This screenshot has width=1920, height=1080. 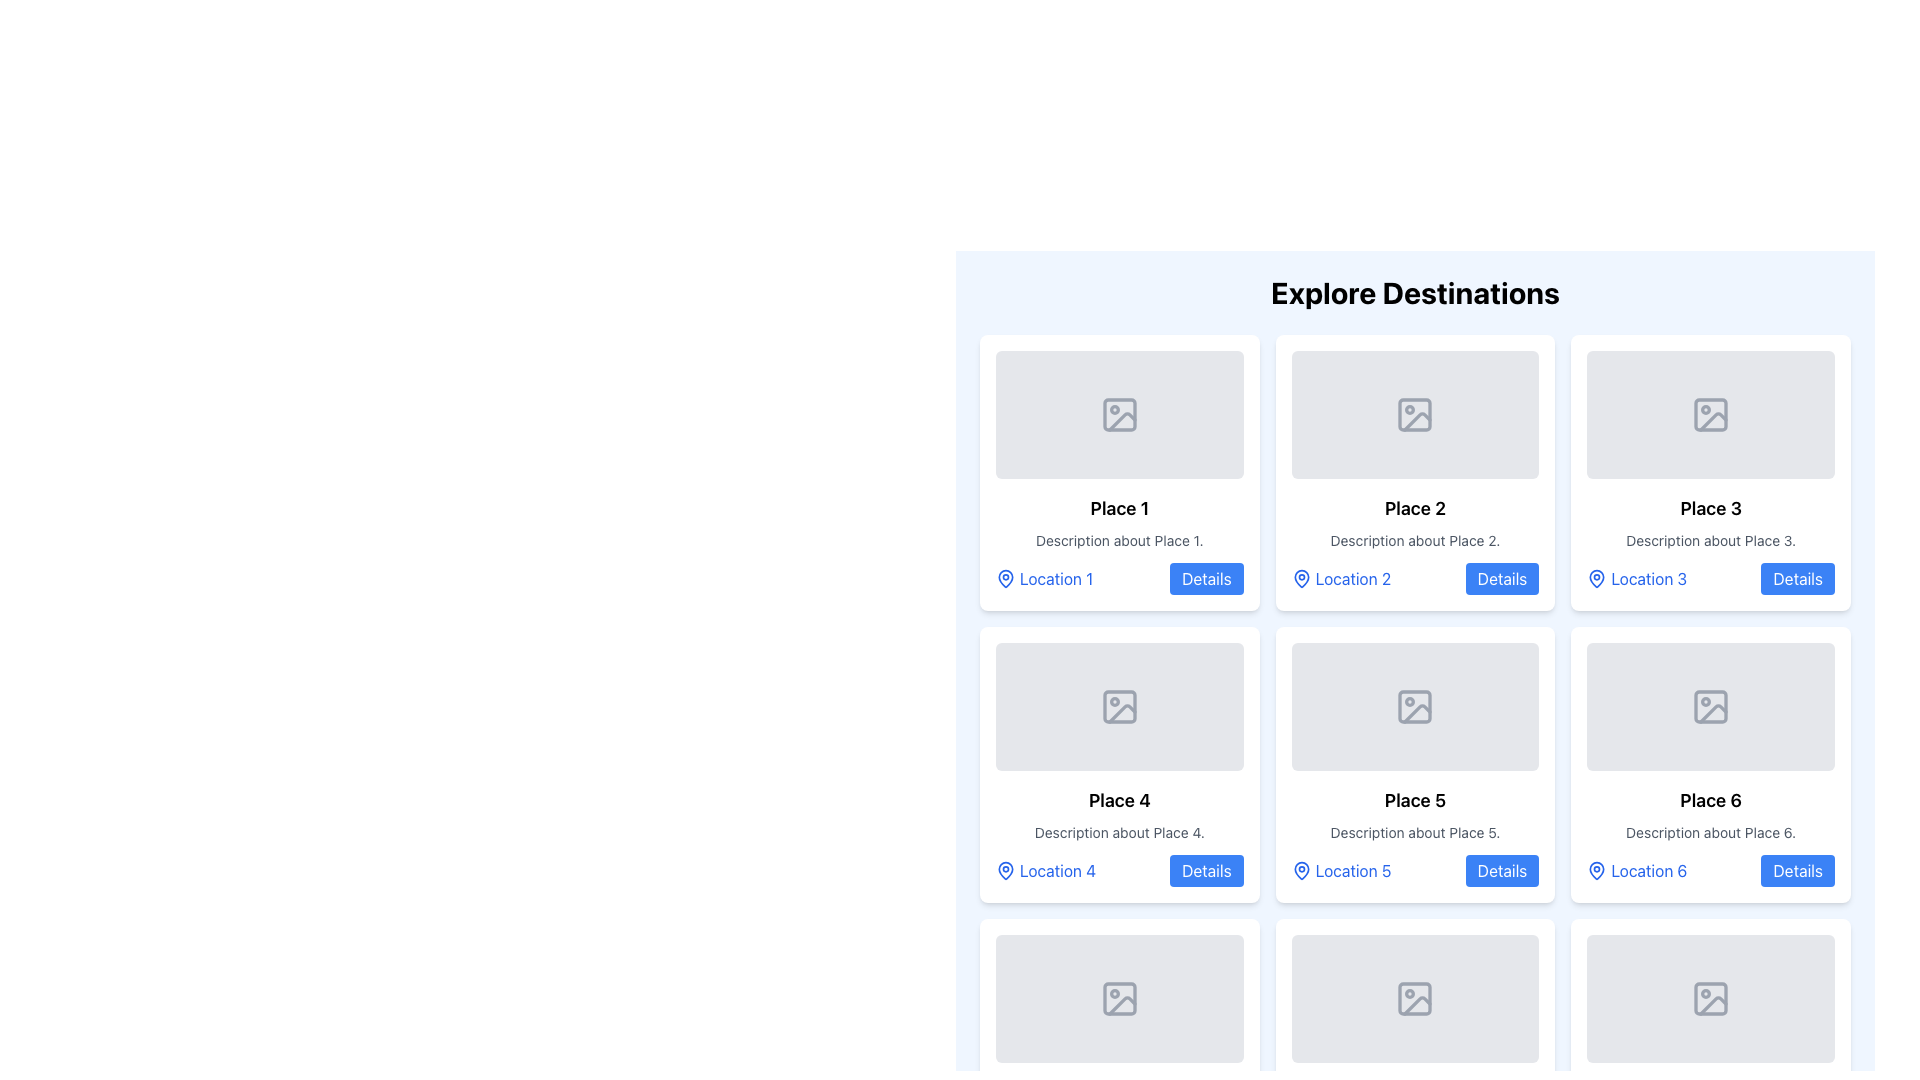 I want to click on the 'Location 5' text label located in the lower-left corner of the 'Place 5' card, which is accompanied by a 'Details' button on its right, so click(x=1341, y=870).